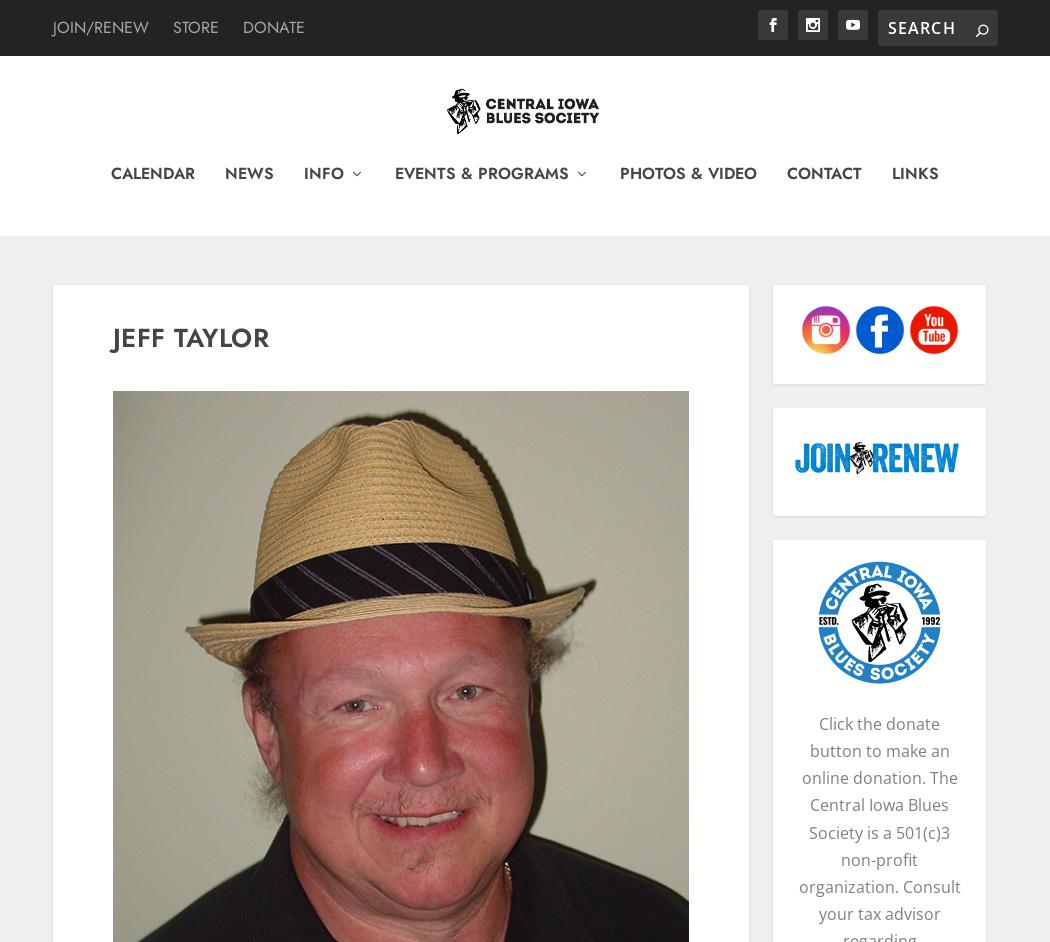  What do you see at coordinates (688, 182) in the screenshot?
I see `'Photos & Video'` at bounding box center [688, 182].